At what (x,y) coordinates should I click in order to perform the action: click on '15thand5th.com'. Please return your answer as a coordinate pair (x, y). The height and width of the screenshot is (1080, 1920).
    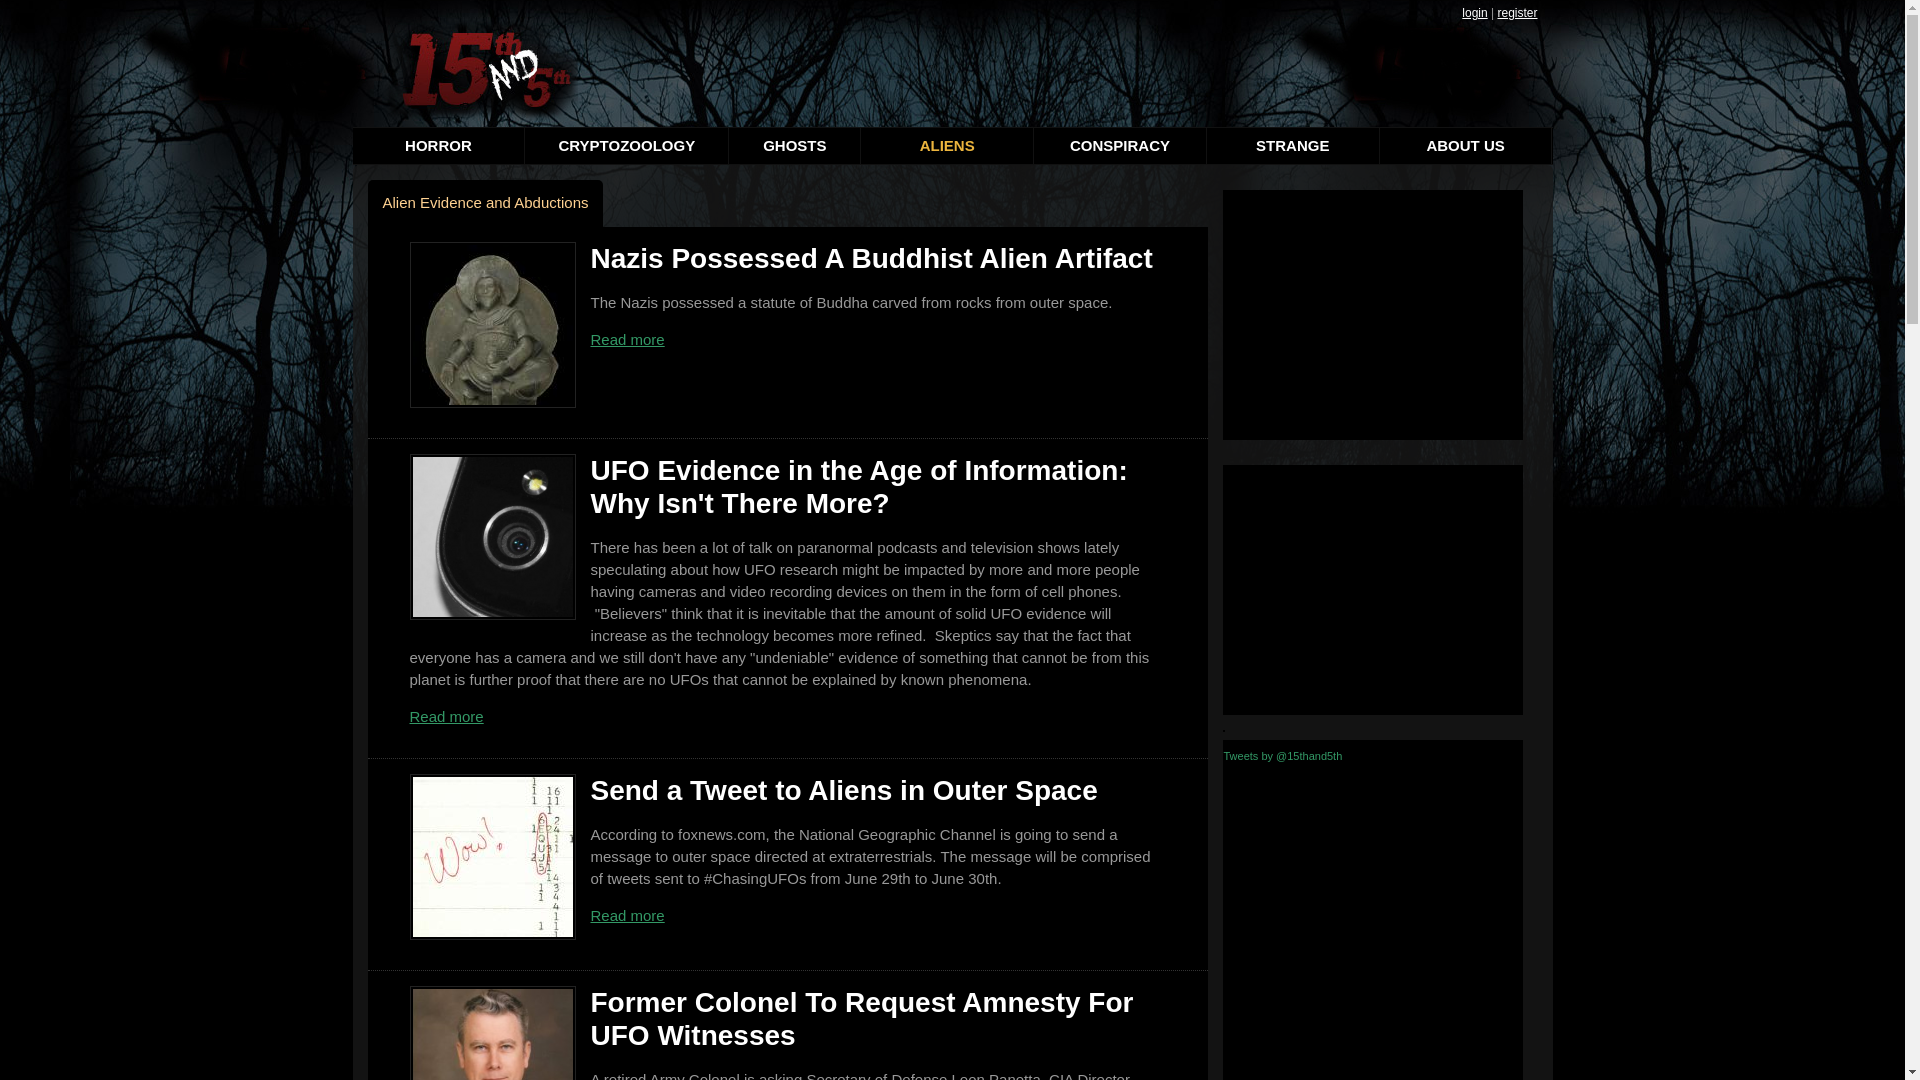
    Looking at the image, I should click on (477, 68).